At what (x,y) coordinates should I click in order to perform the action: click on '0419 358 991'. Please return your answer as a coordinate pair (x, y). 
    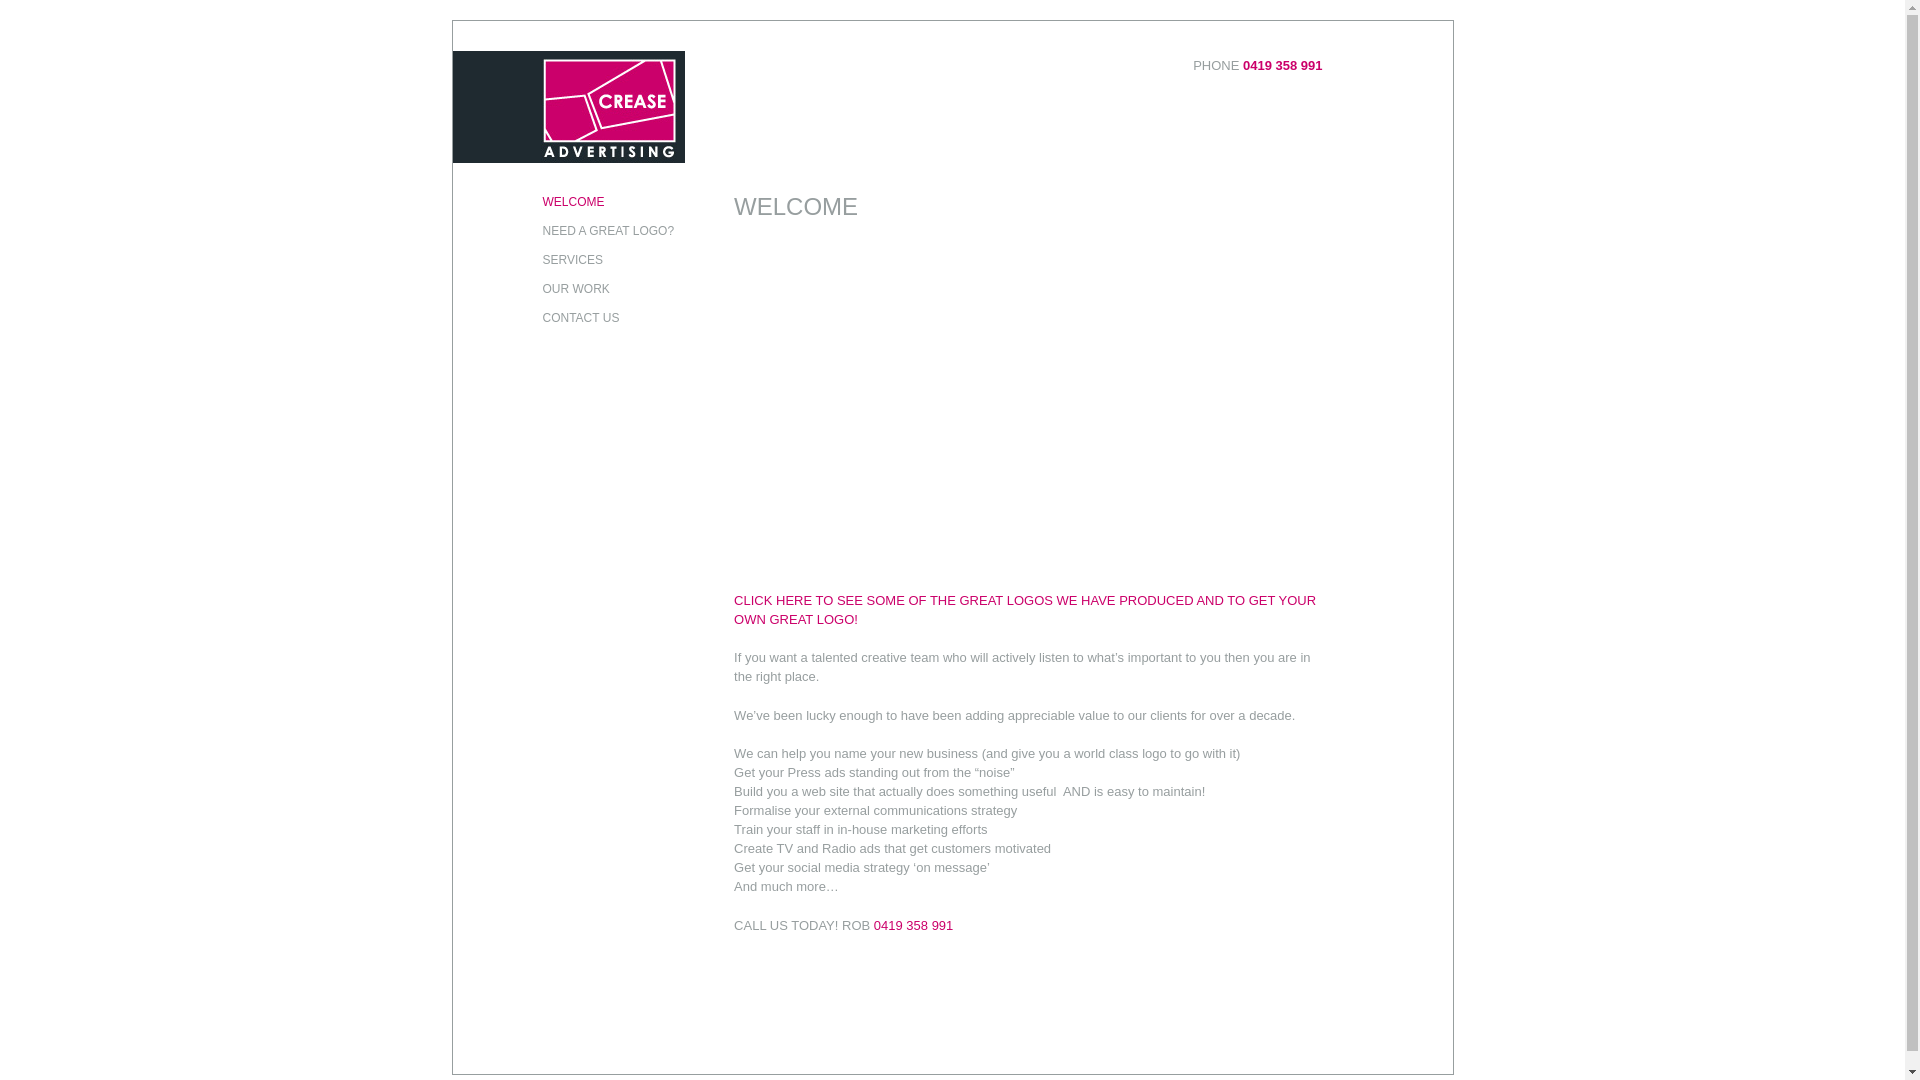
    Looking at the image, I should click on (912, 925).